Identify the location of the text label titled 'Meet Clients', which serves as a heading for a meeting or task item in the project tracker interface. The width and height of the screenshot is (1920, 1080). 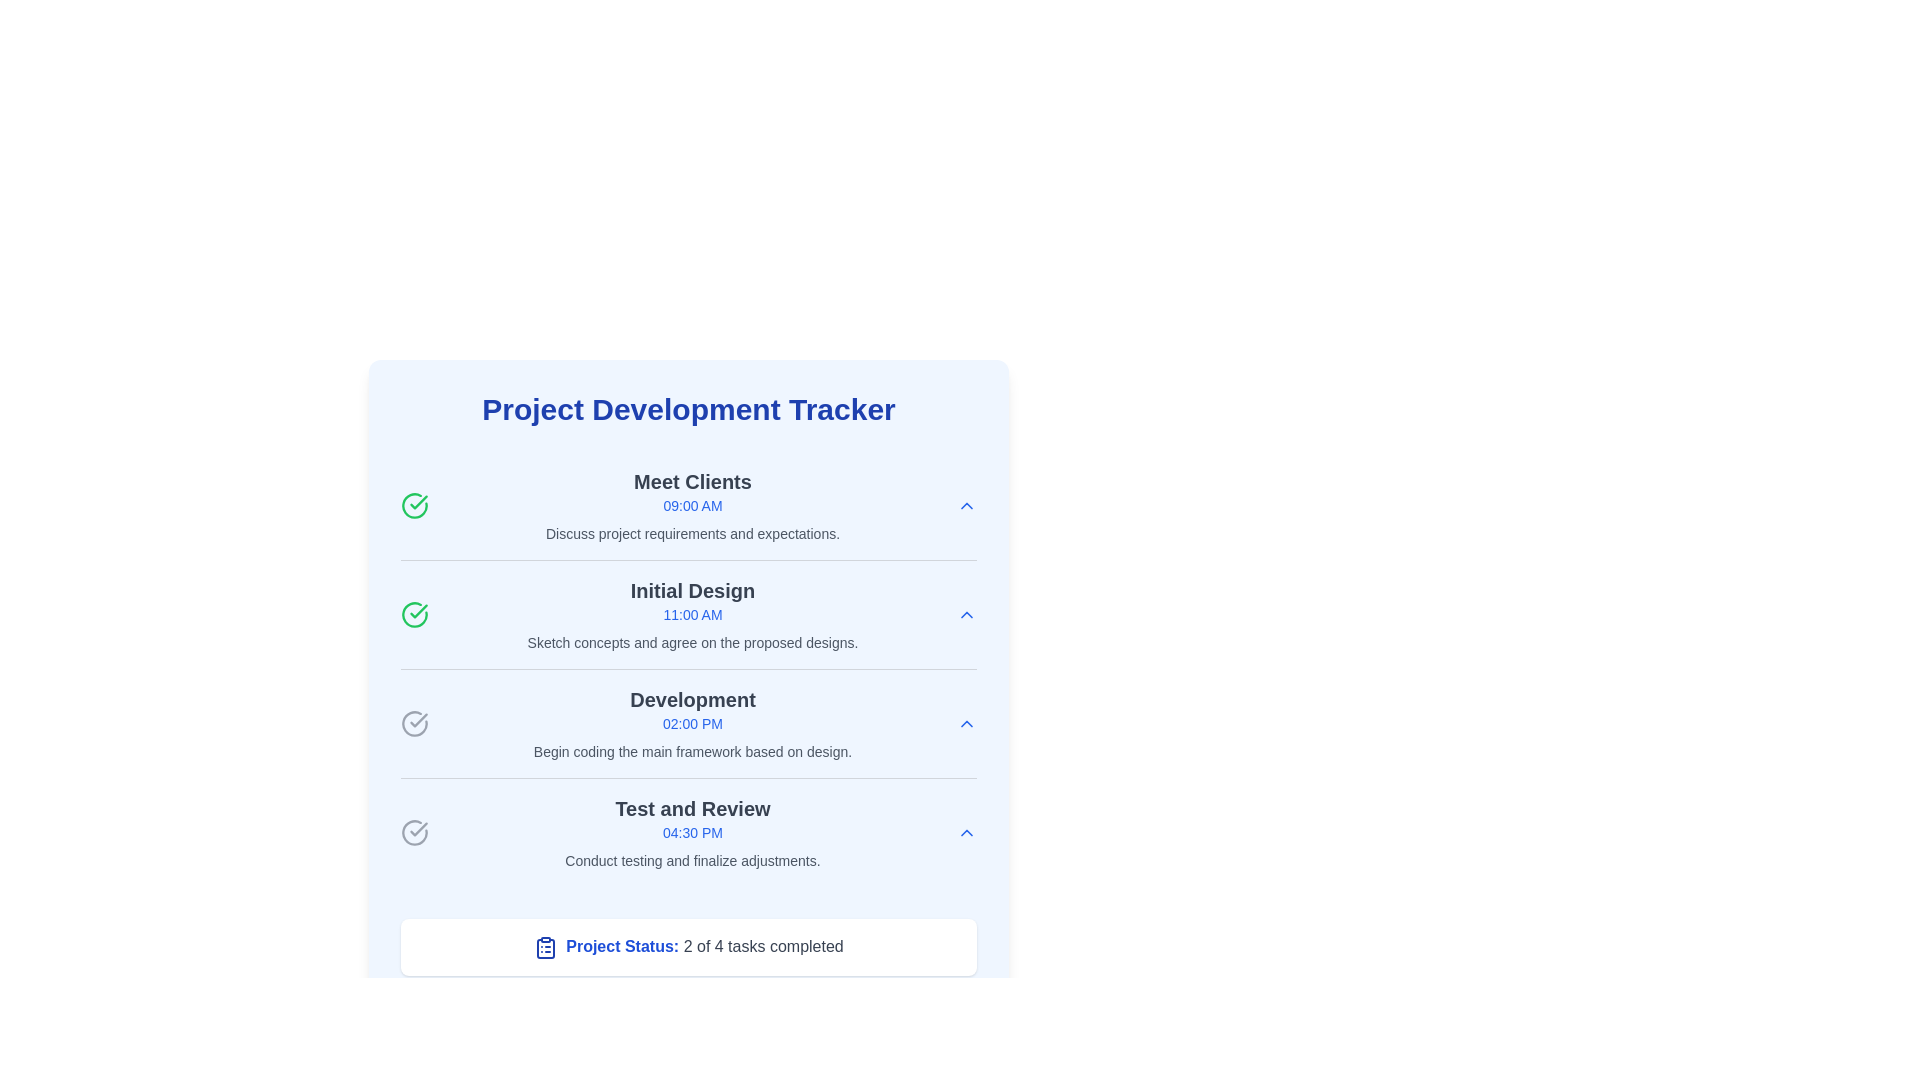
(692, 482).